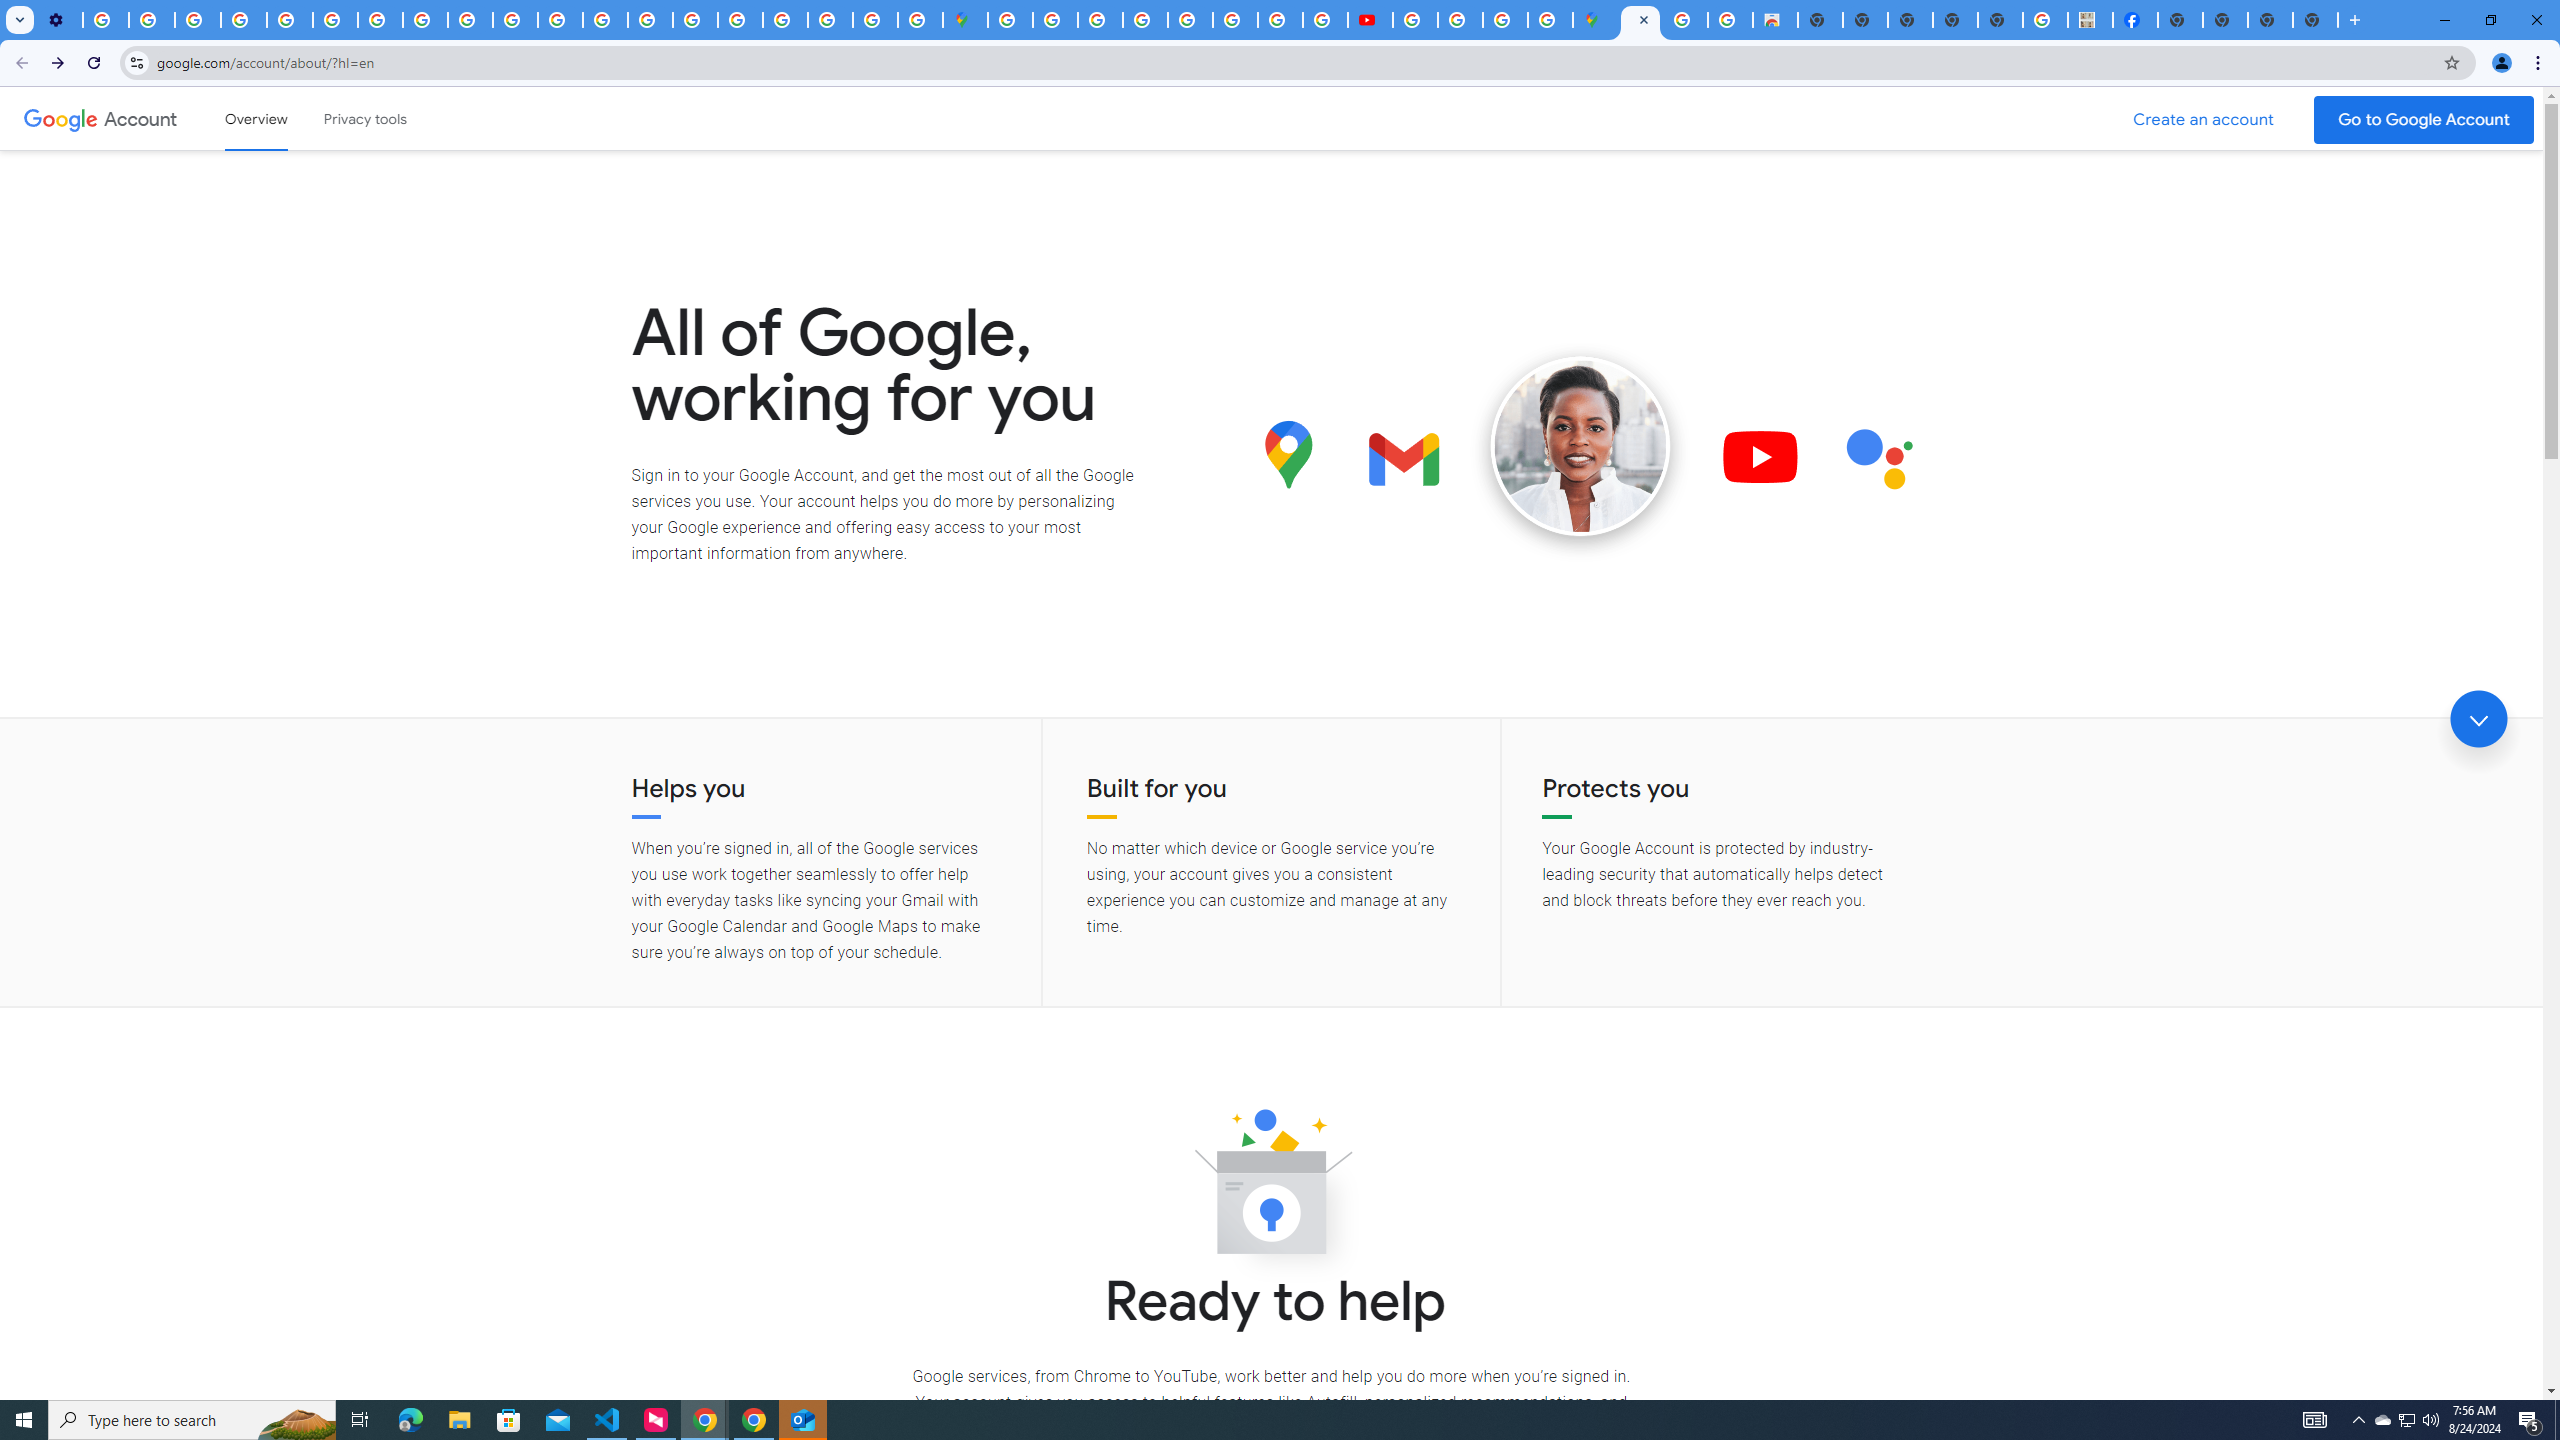 Image resolution: width=2560 pixels, height=1440 pixels. Describe the element at coordinates (256, 118) in the screenshot. I see `'Google Account overview'` at that location.